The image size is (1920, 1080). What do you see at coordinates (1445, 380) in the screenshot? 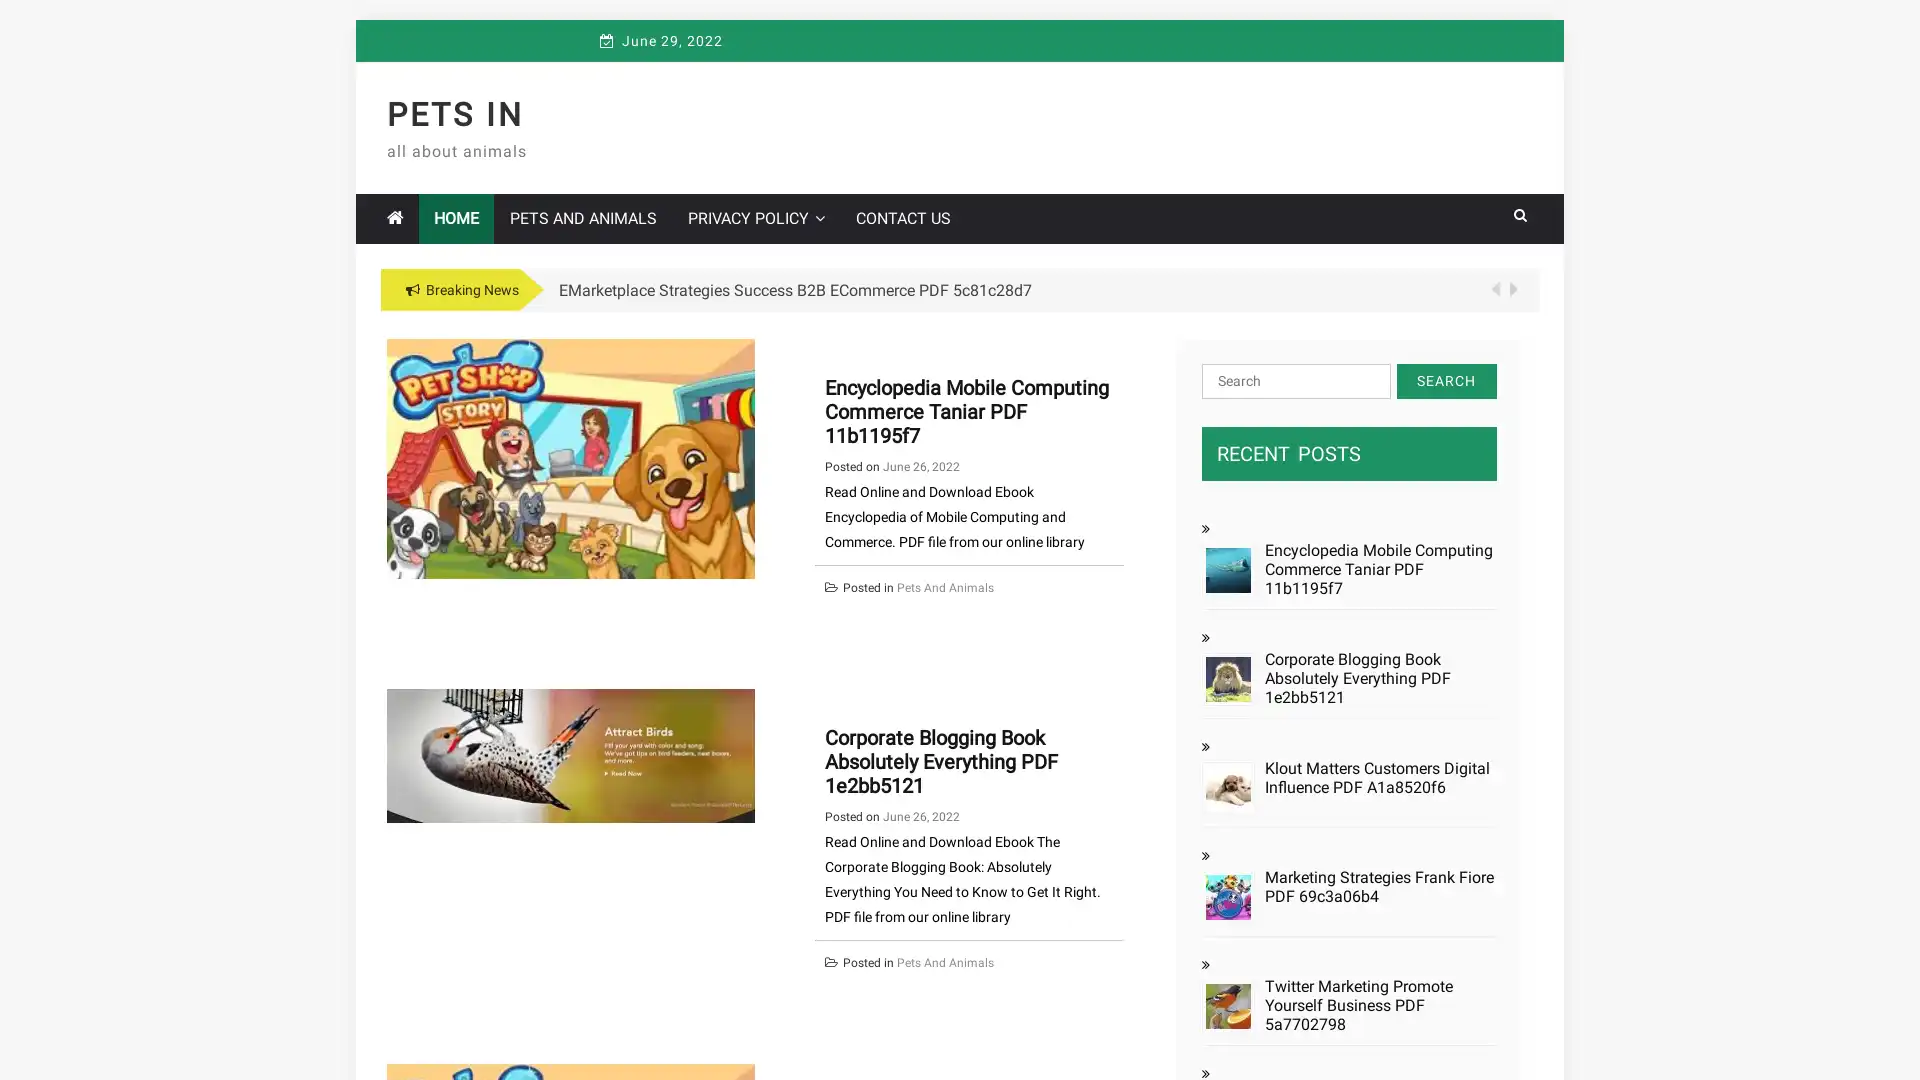
I see `Search` at bounding box center [1445, 380].